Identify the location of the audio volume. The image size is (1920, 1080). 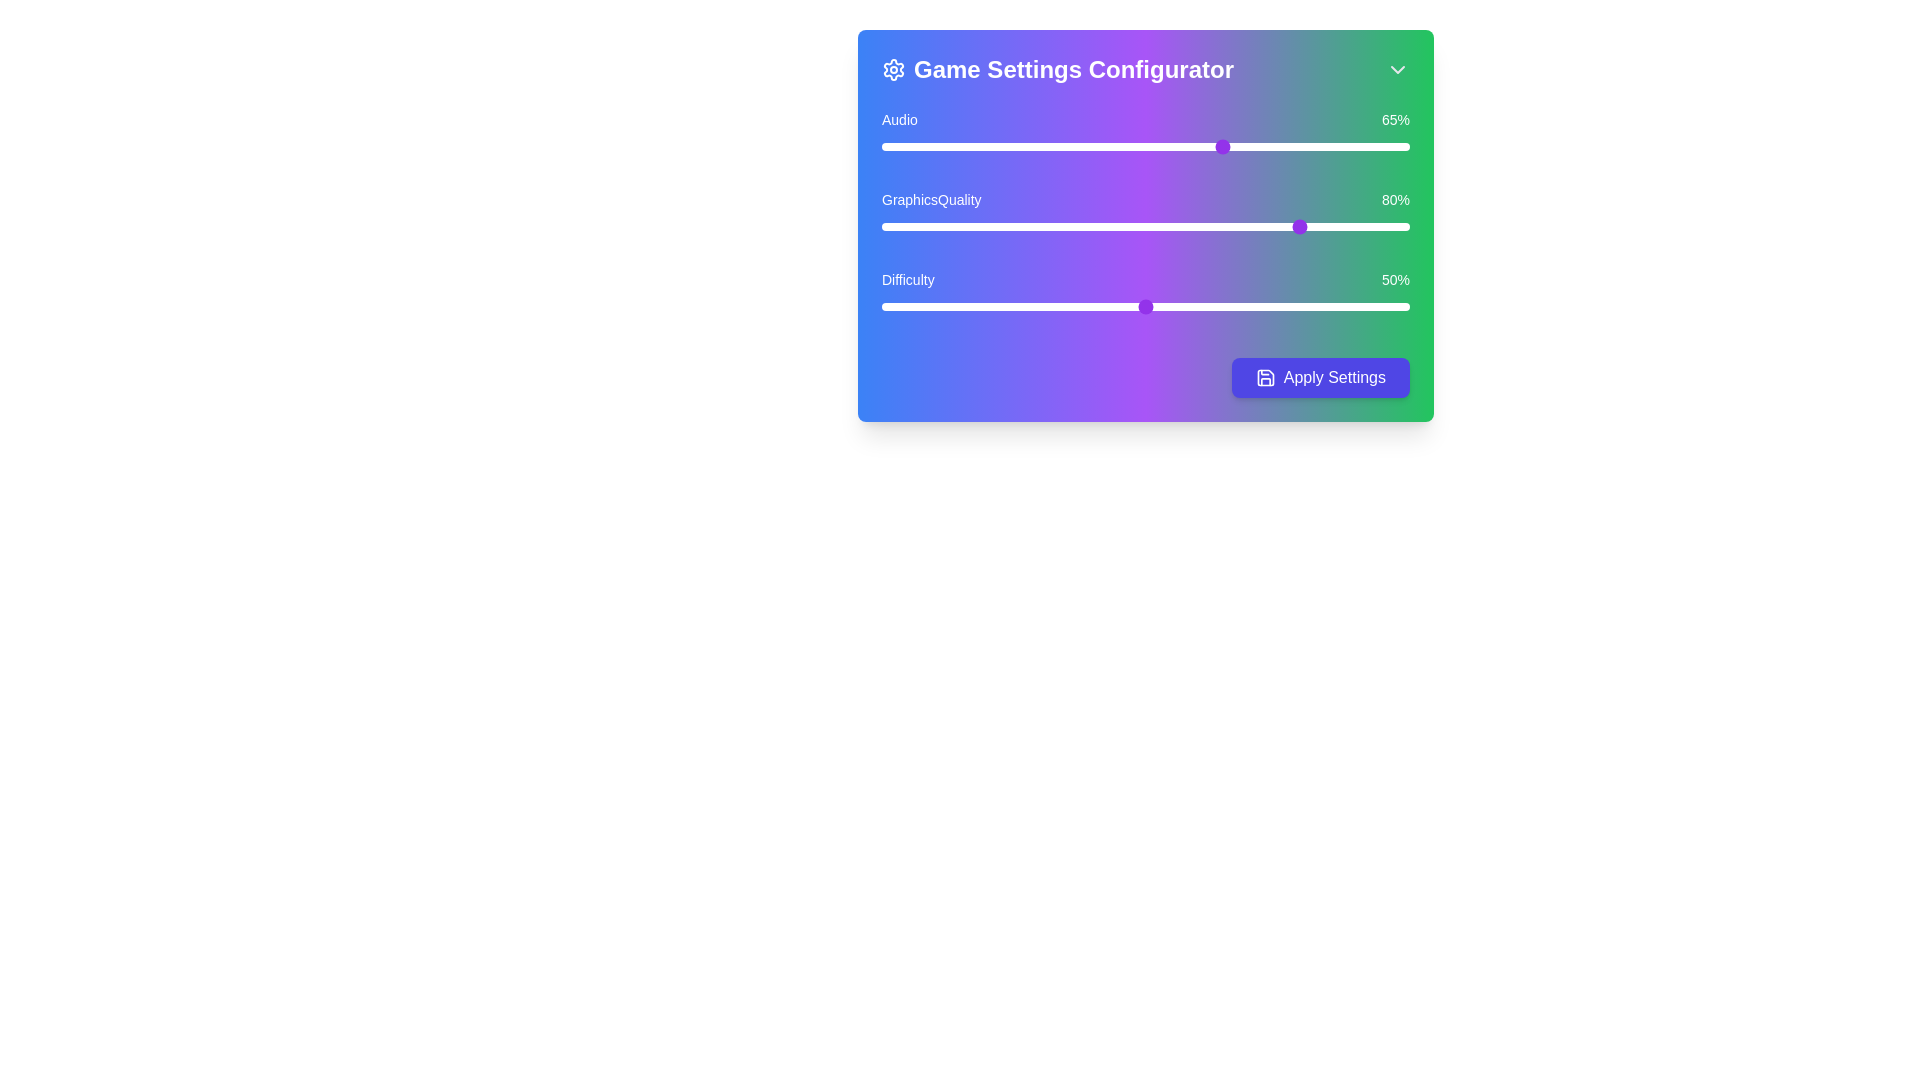
(1218, 145).